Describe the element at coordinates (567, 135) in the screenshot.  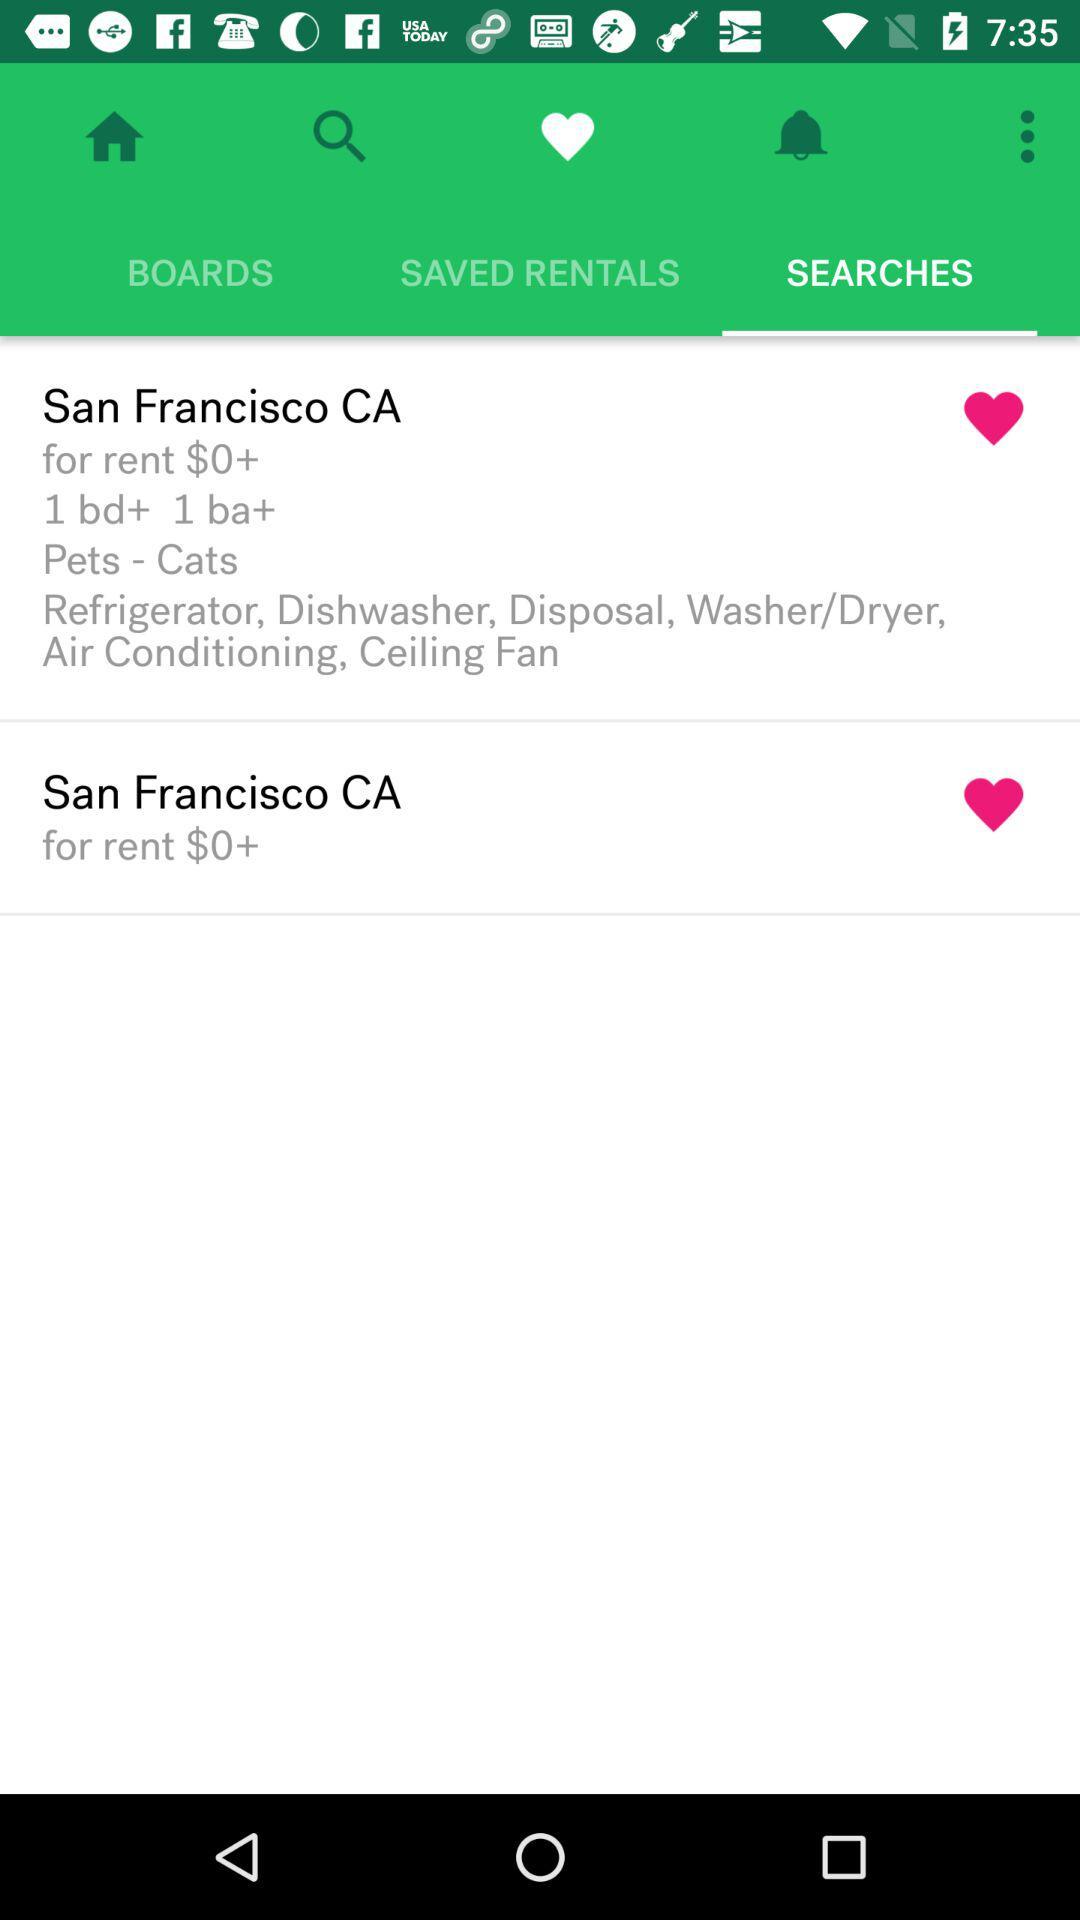
I see `favorites` at that location.